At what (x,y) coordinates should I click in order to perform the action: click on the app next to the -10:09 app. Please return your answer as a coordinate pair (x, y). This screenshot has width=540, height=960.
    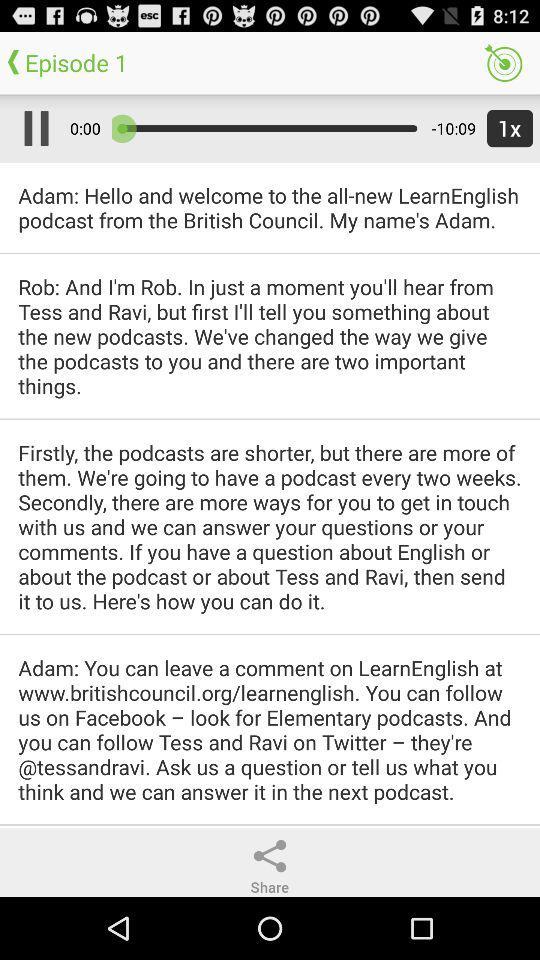
    Looking at the image, I should click on (505, 127).